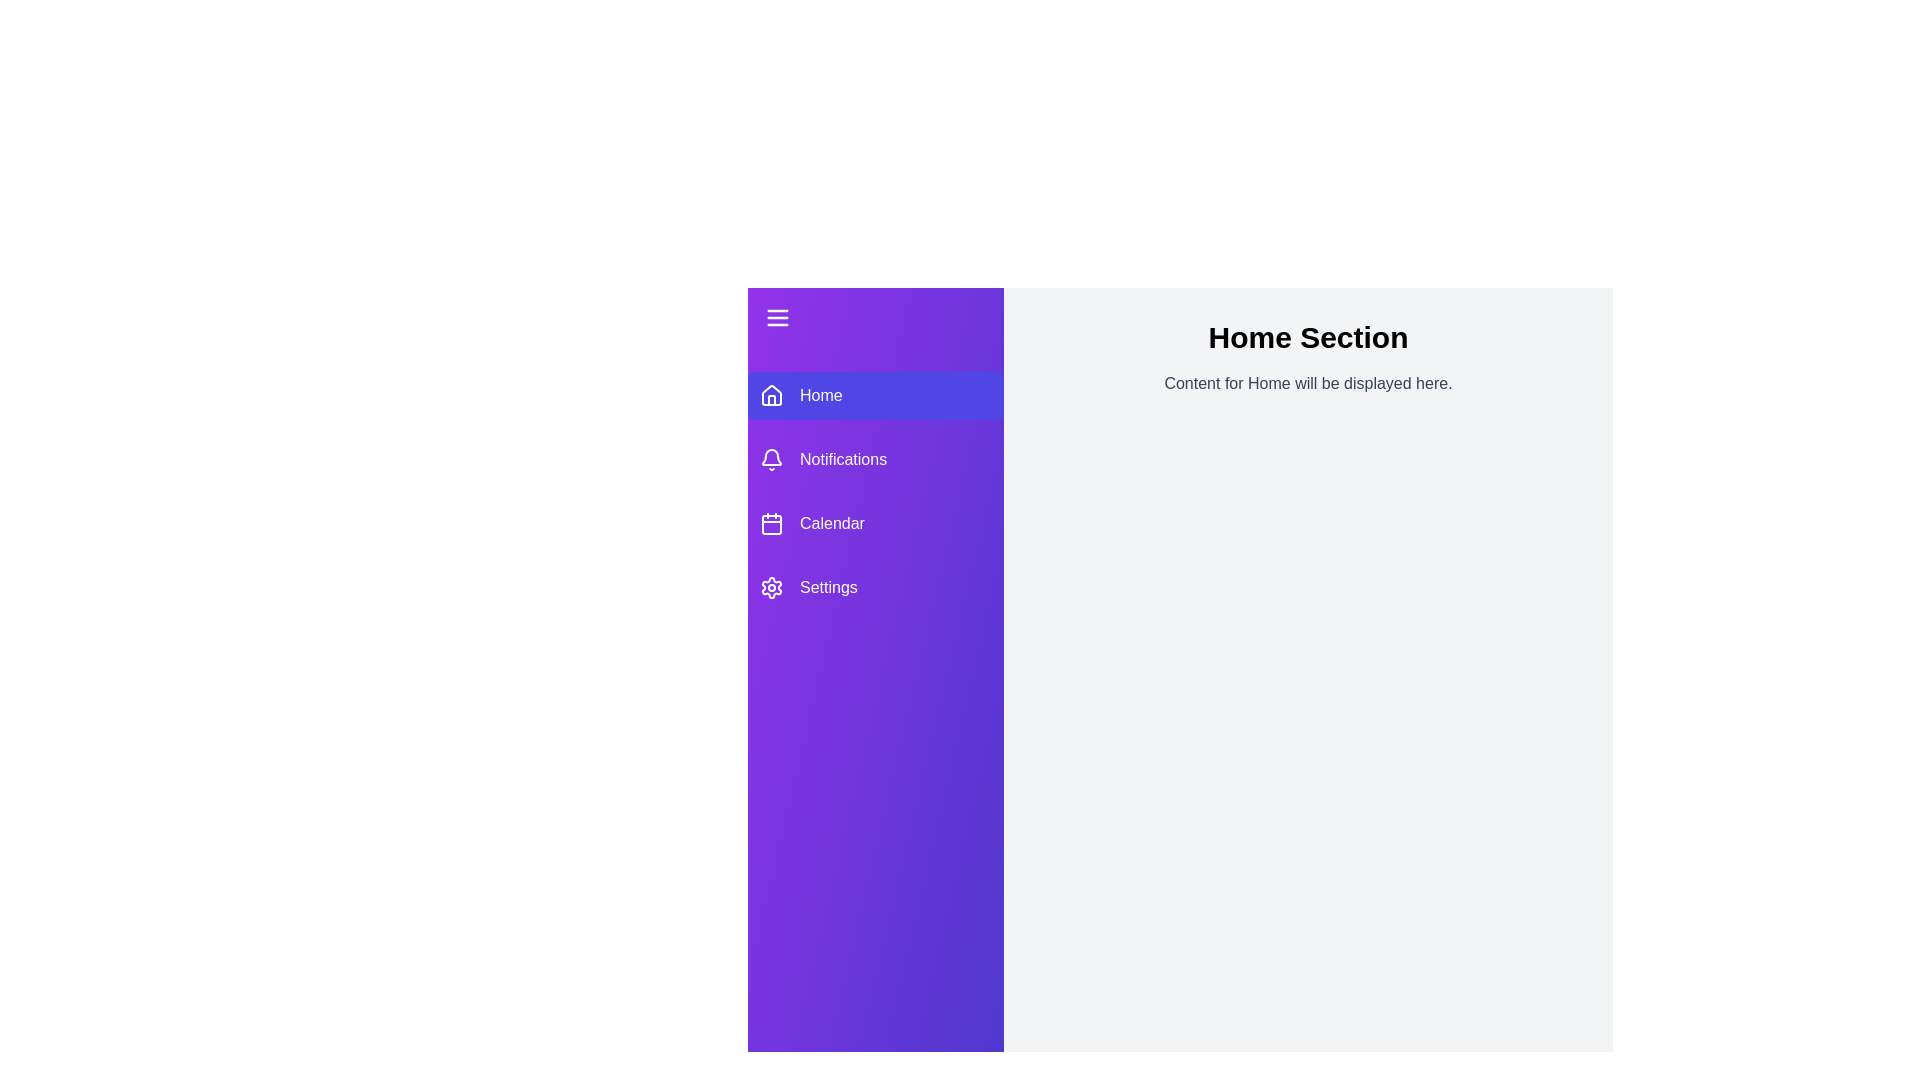  I want to click on the menu item Settings in the sidebar, so click(875, 586).